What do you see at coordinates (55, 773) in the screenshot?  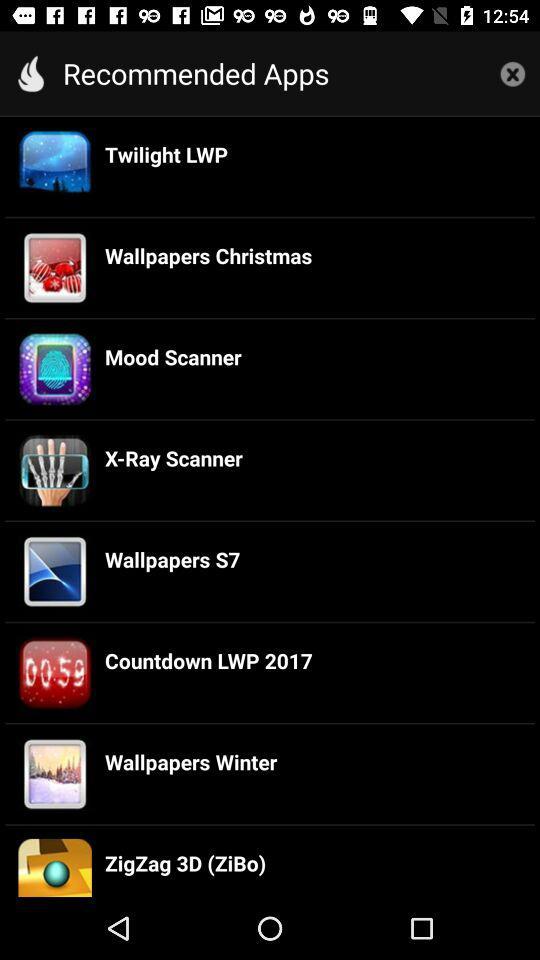 I see `the second image above the notification bar` at bounding box center [55, 773].